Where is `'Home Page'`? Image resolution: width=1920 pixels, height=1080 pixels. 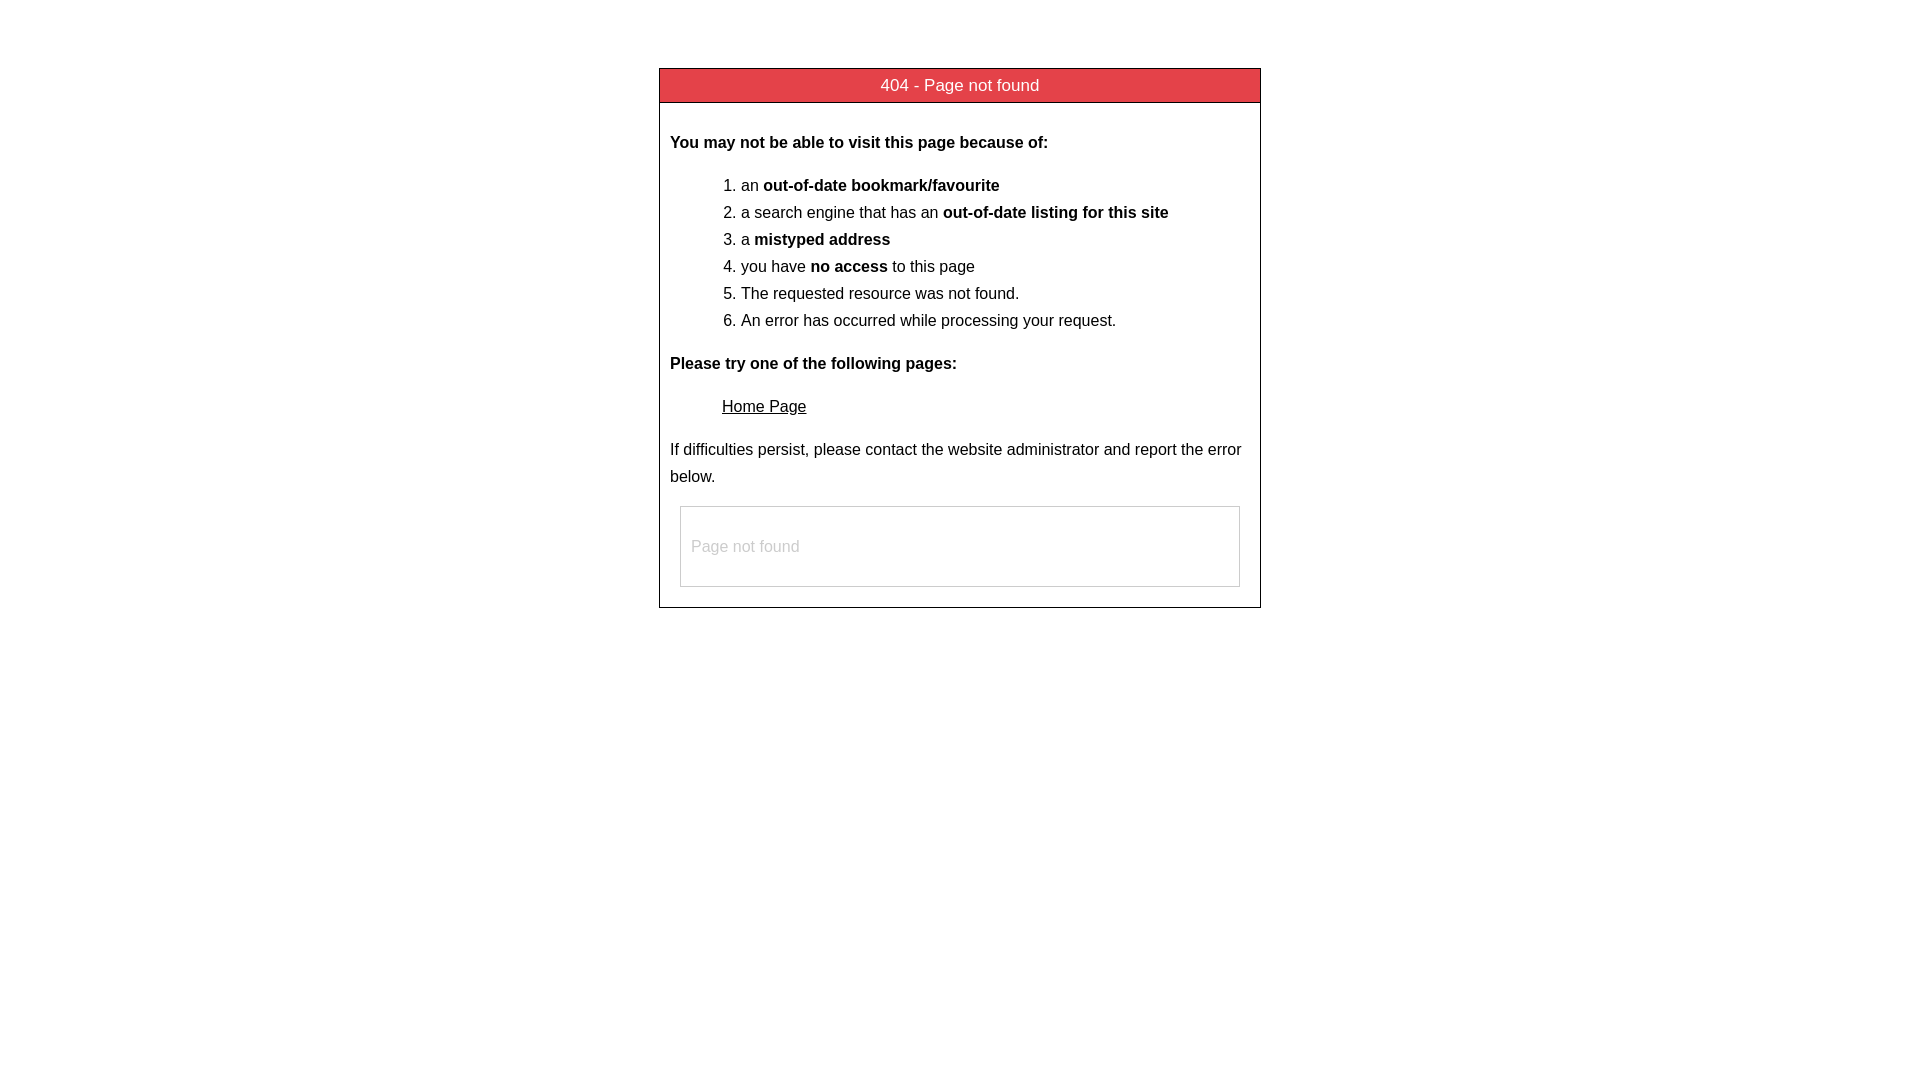 'Home Page' is located at coordinates (763, 405).